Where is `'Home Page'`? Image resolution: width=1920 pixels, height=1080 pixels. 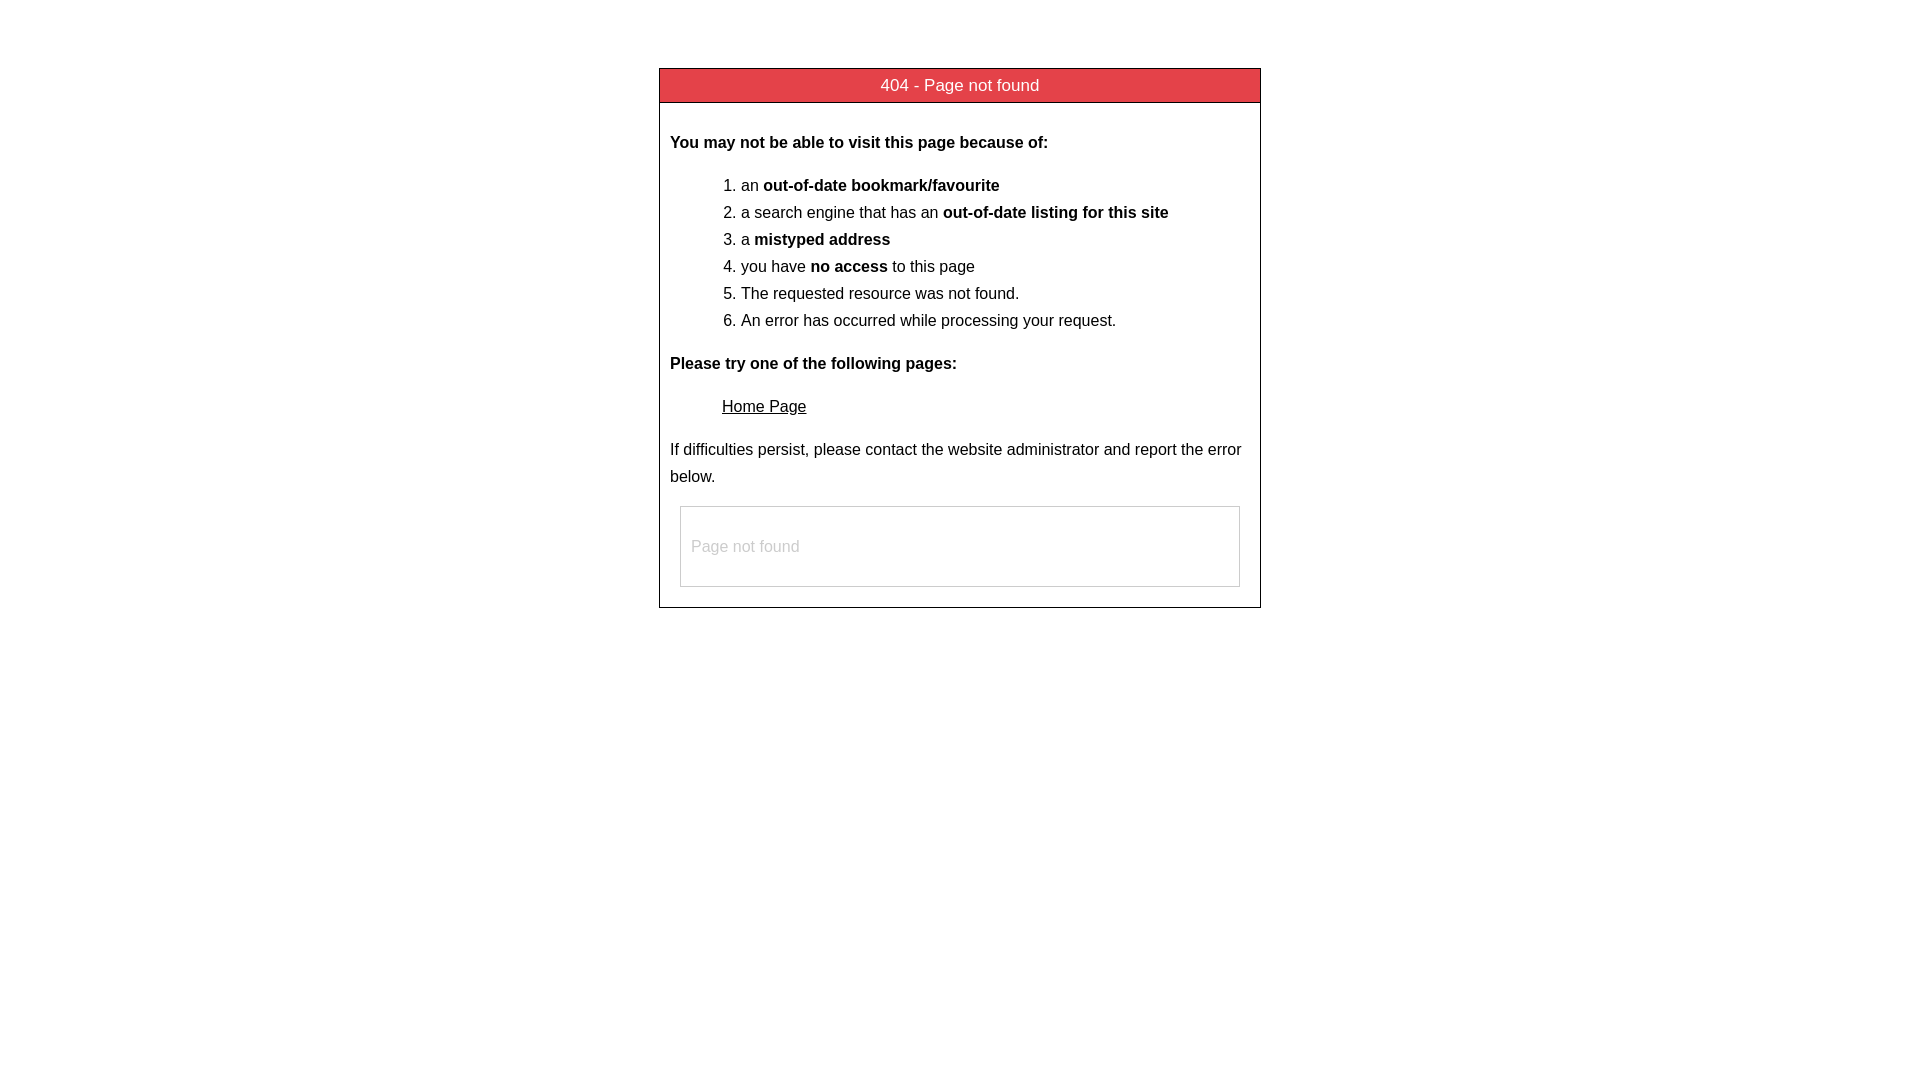 'Home Page' is located at coordinates (763, 405).